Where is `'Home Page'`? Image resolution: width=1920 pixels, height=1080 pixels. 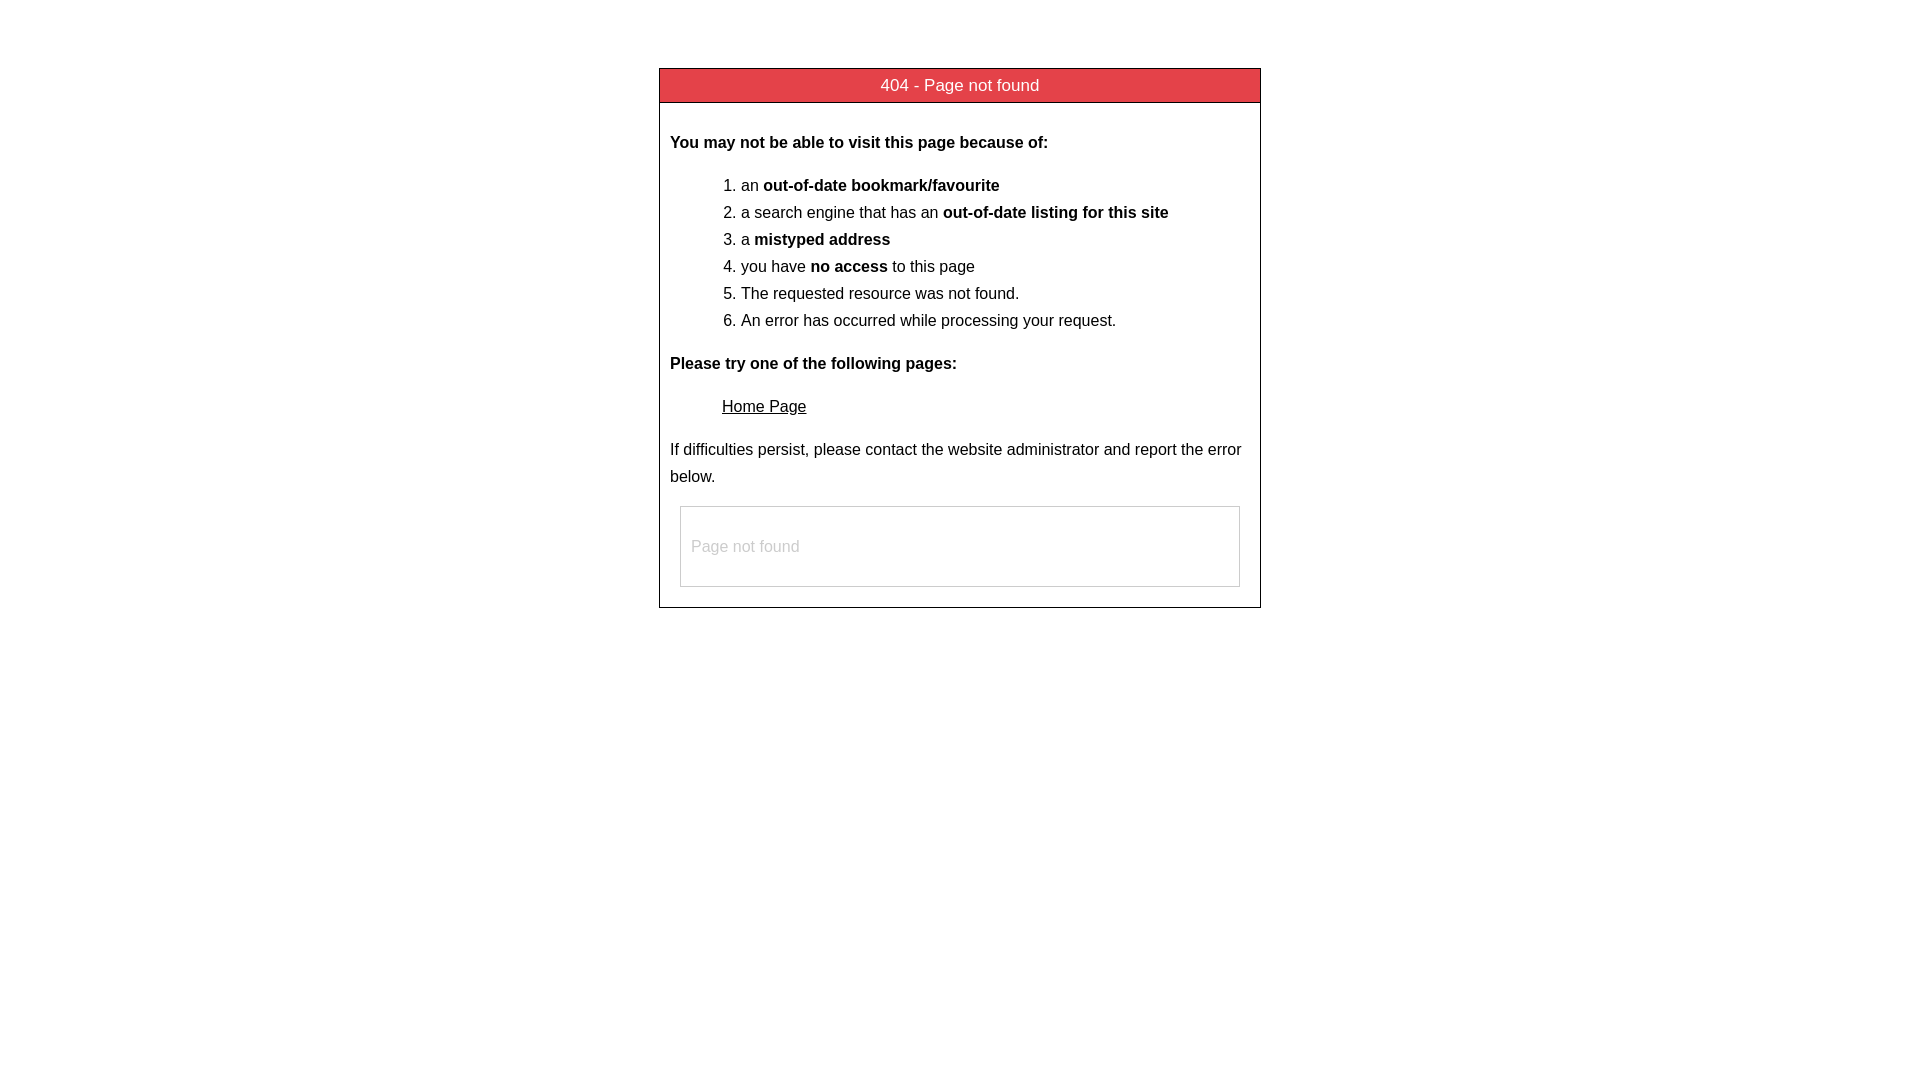 'Home Page' is located at coordinates (763, 405).